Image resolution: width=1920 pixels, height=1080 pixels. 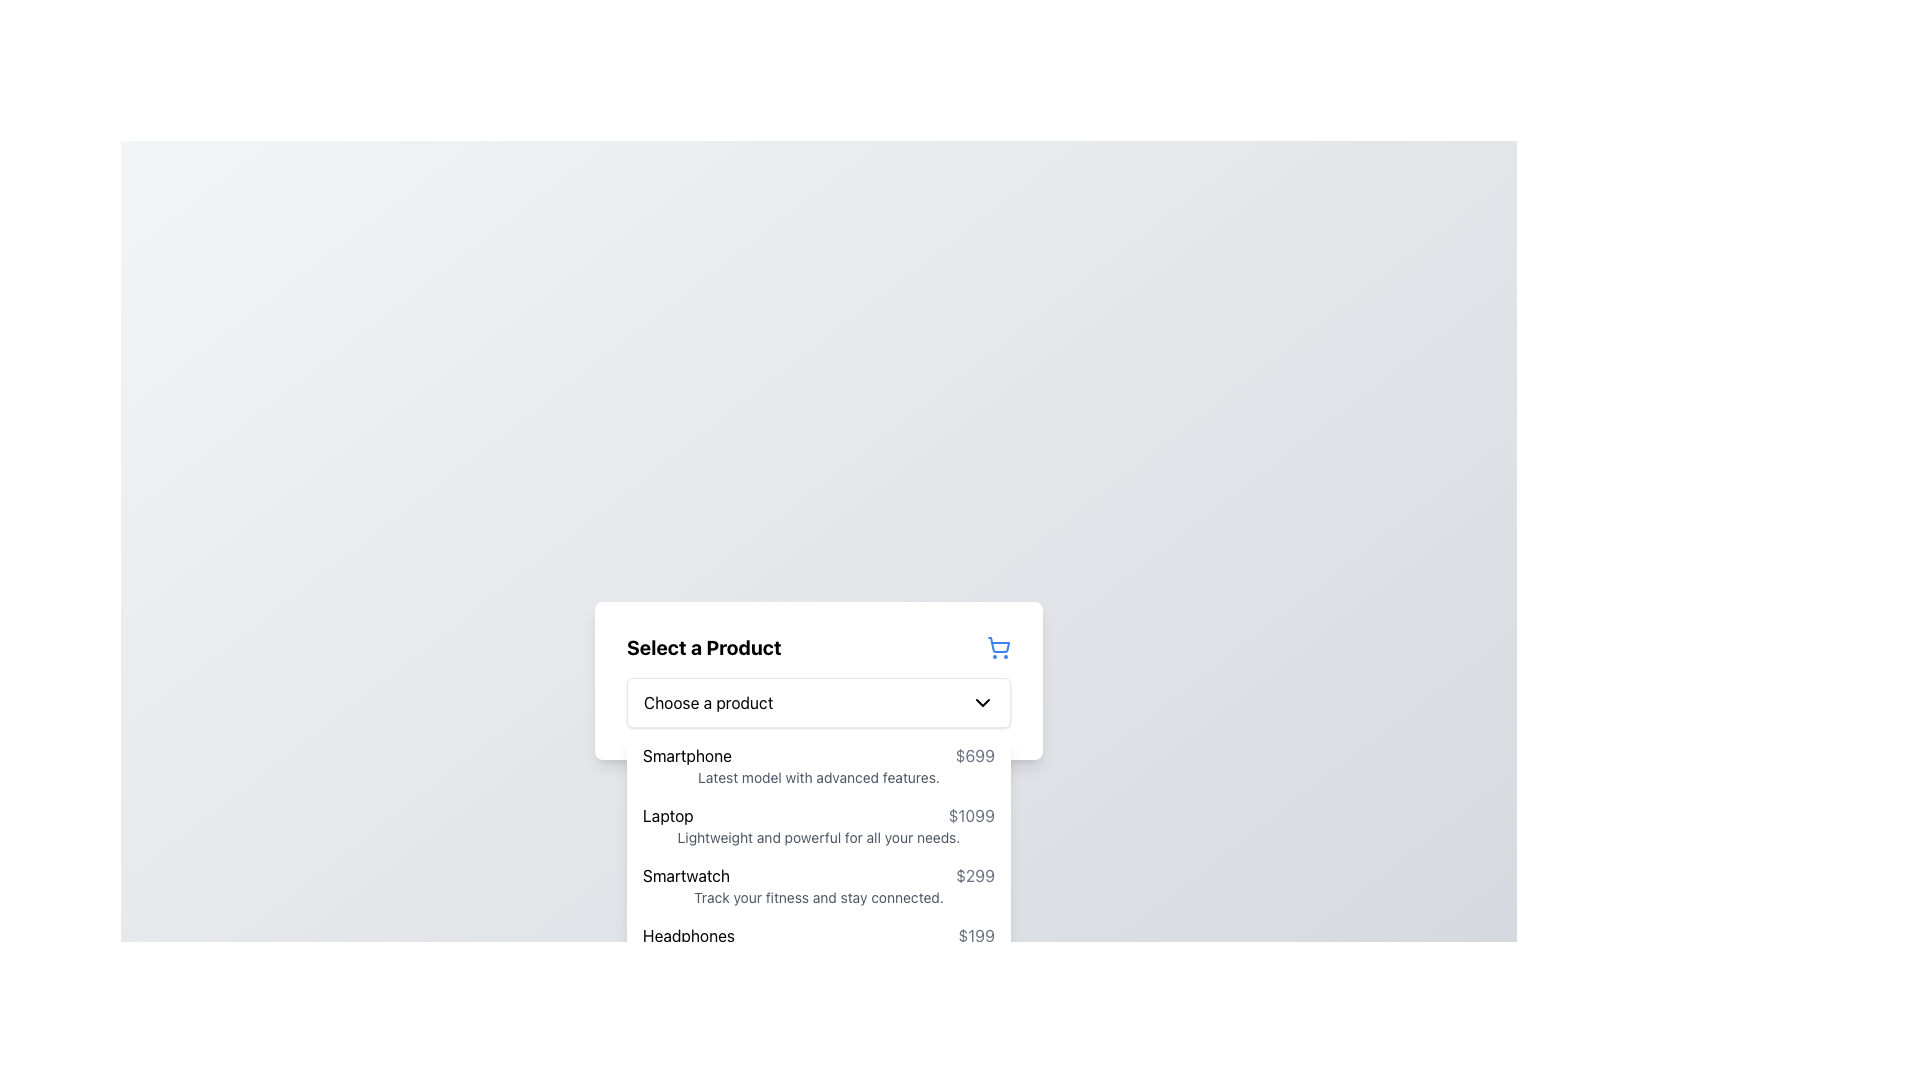 I want to click on the Text Label that provides additional descriptive information about the 'Smartphone' product, located below the 'Smartphone' and '$699' text in the dropdown menu, so click(x=819, y=777).